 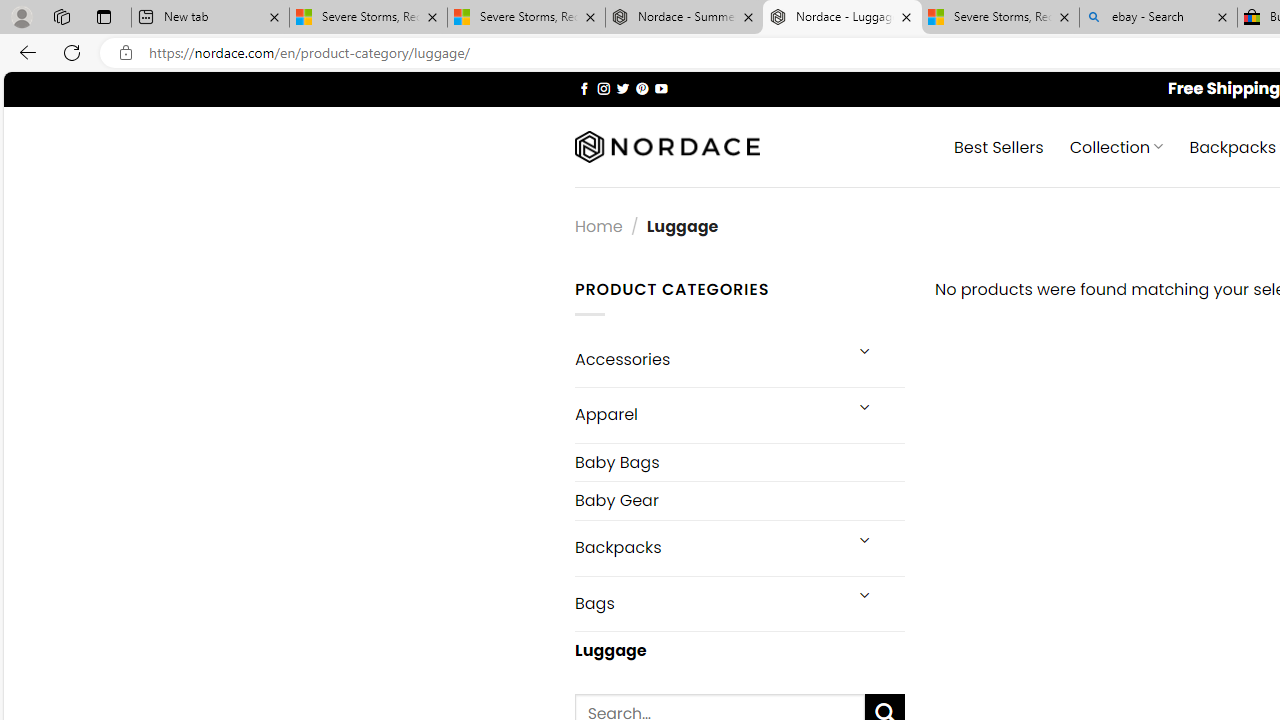 What do you see at coordinates (21, 16) in the screenshot?
I see `'Personal Profile'` at bounding box center [21, 16].